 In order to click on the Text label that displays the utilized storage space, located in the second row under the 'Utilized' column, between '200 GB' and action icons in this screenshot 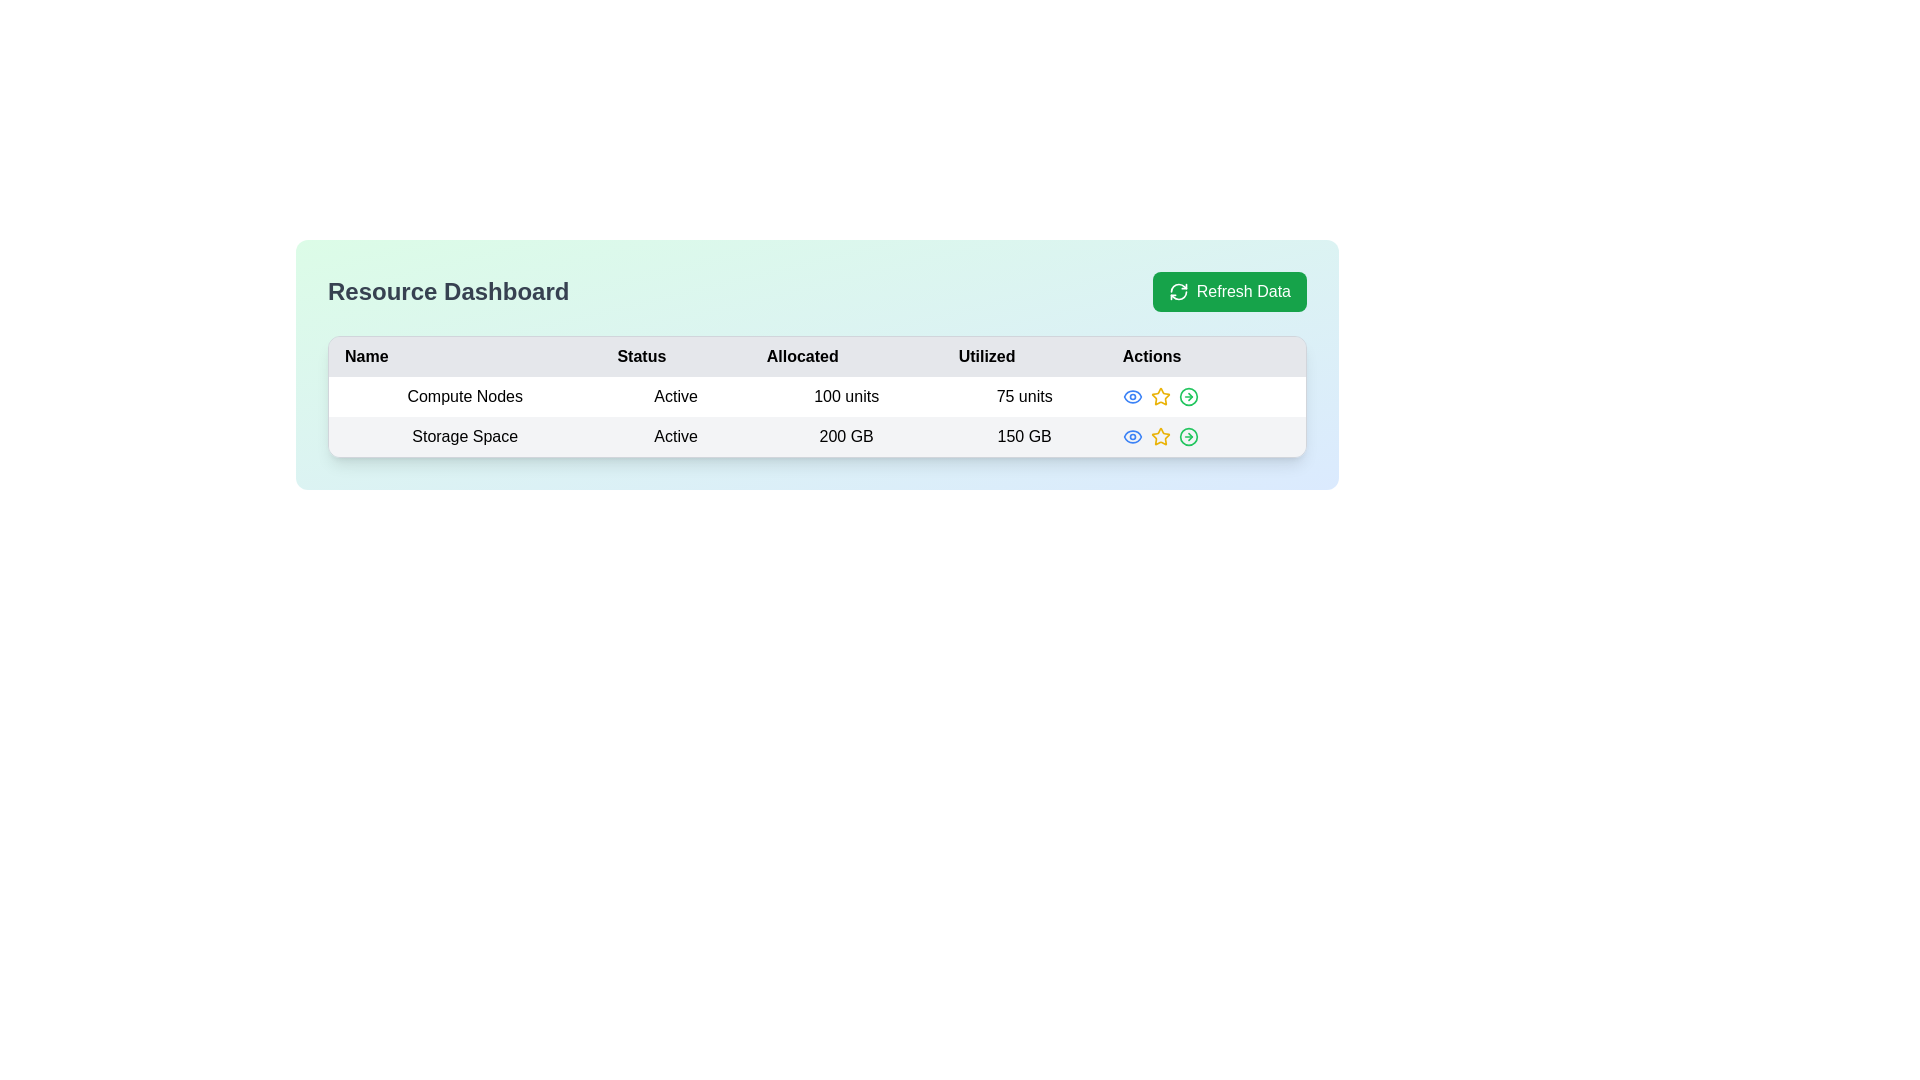, I will do `click(1024, 435)`.